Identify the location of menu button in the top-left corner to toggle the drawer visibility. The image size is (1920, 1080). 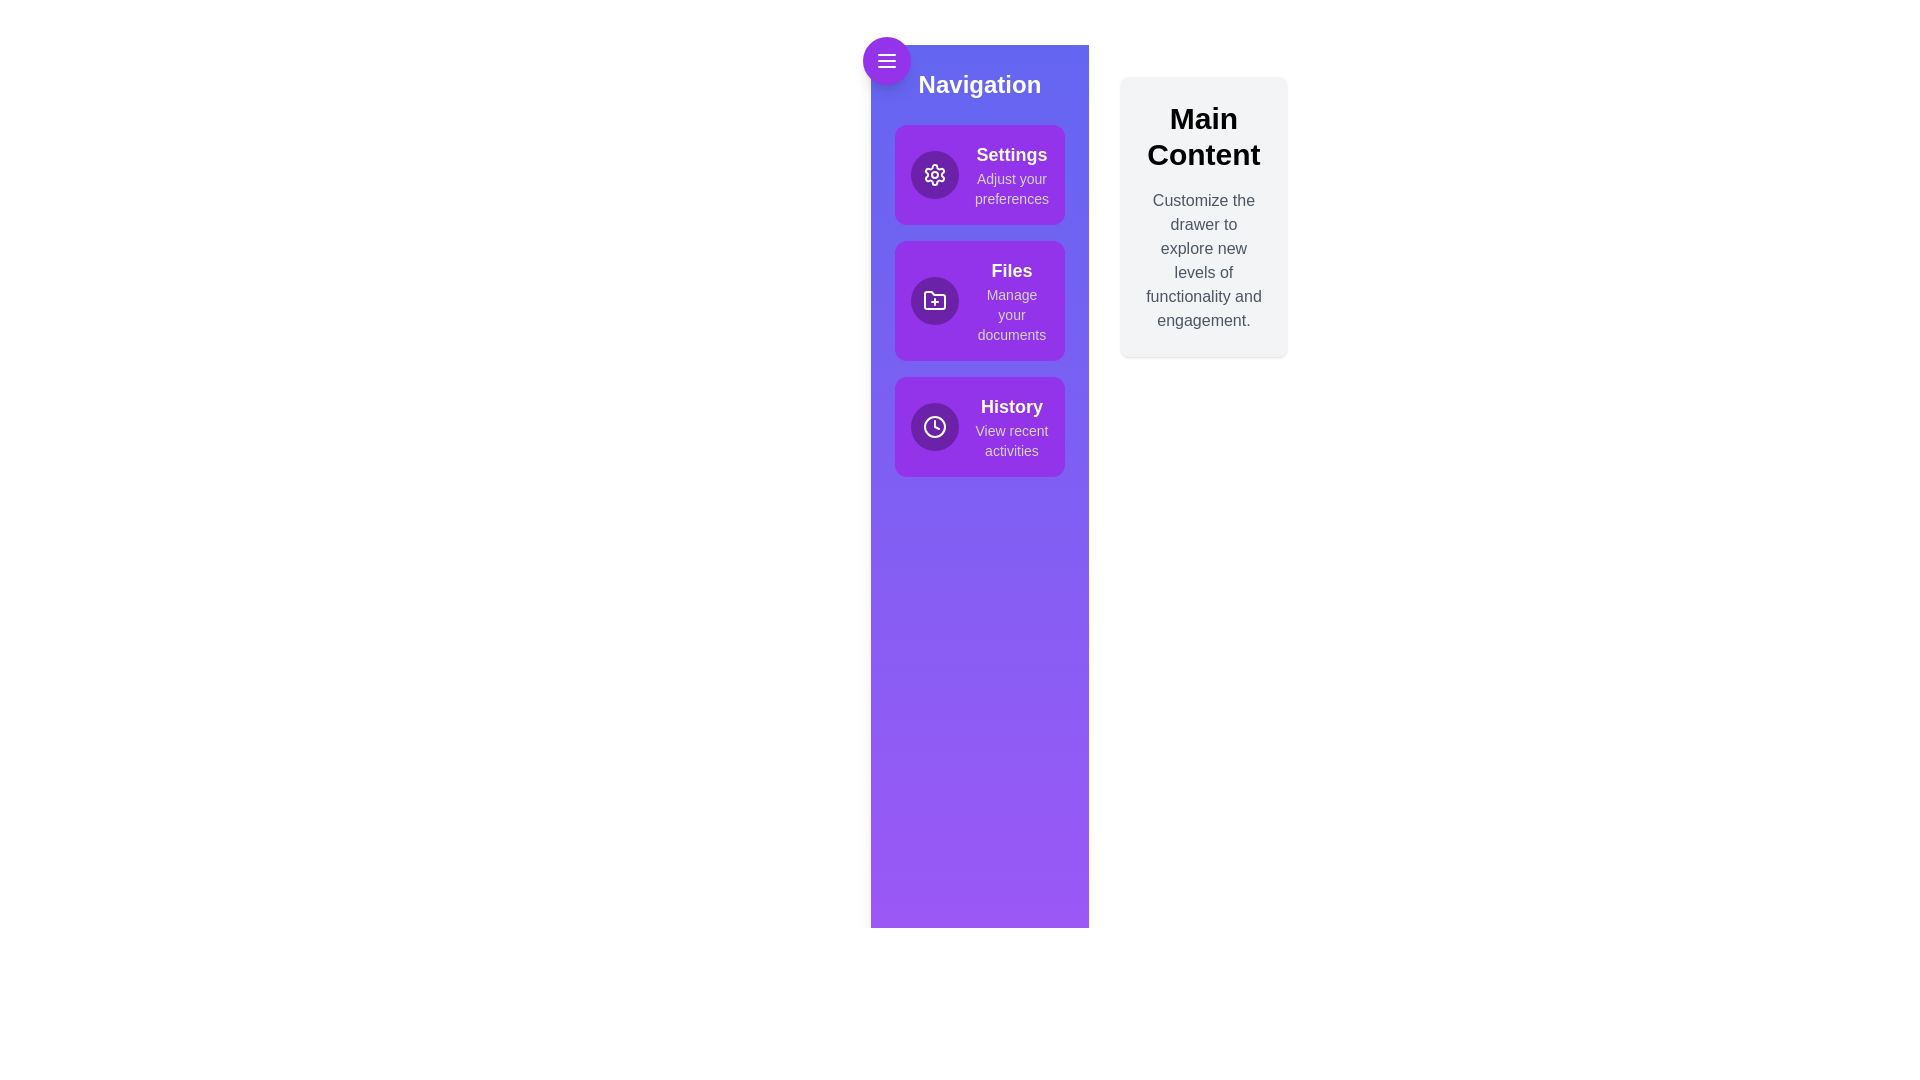
(886, 60).